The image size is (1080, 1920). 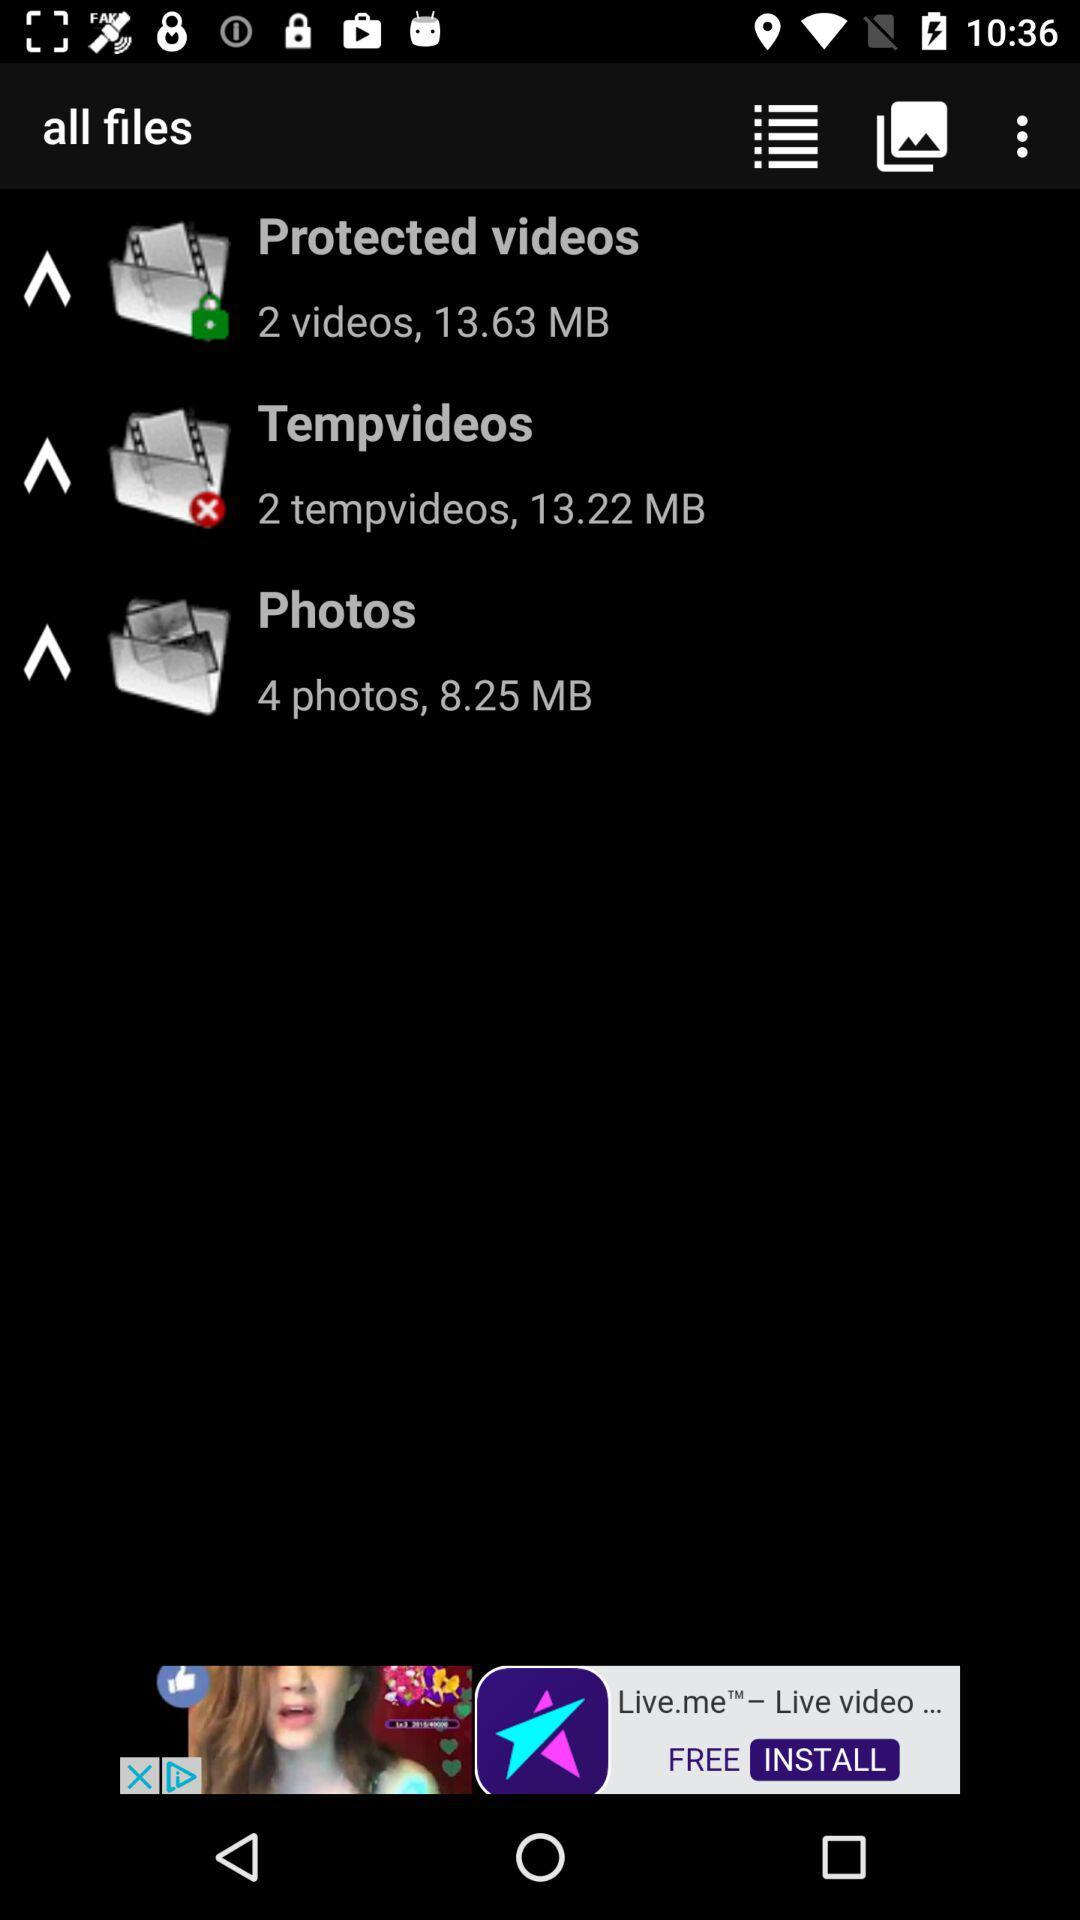 What do you see at coordinates (540, 1727) in the screenshot?
I see `advertisement` at bounding box center [540, 1727].